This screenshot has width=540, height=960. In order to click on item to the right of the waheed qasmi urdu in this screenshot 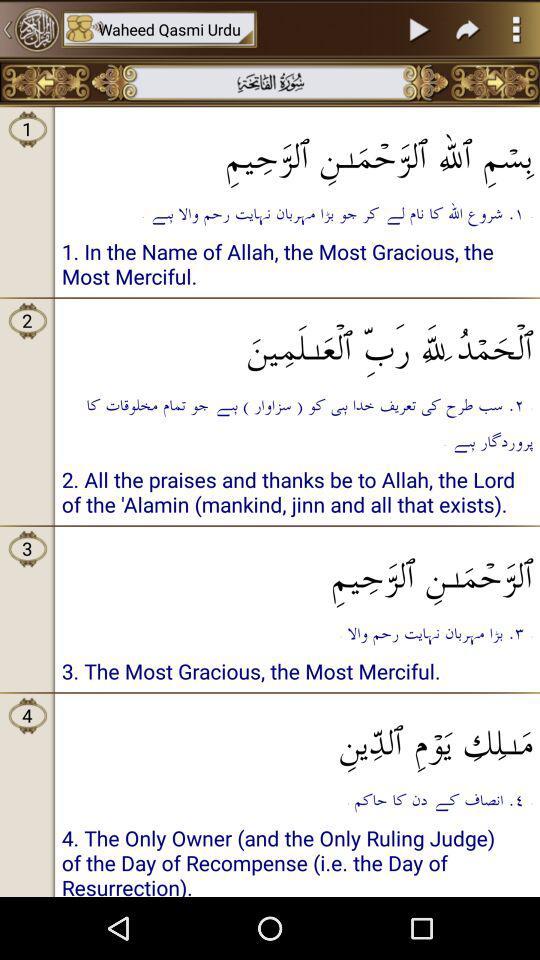, I will do `click(419, 28)`.